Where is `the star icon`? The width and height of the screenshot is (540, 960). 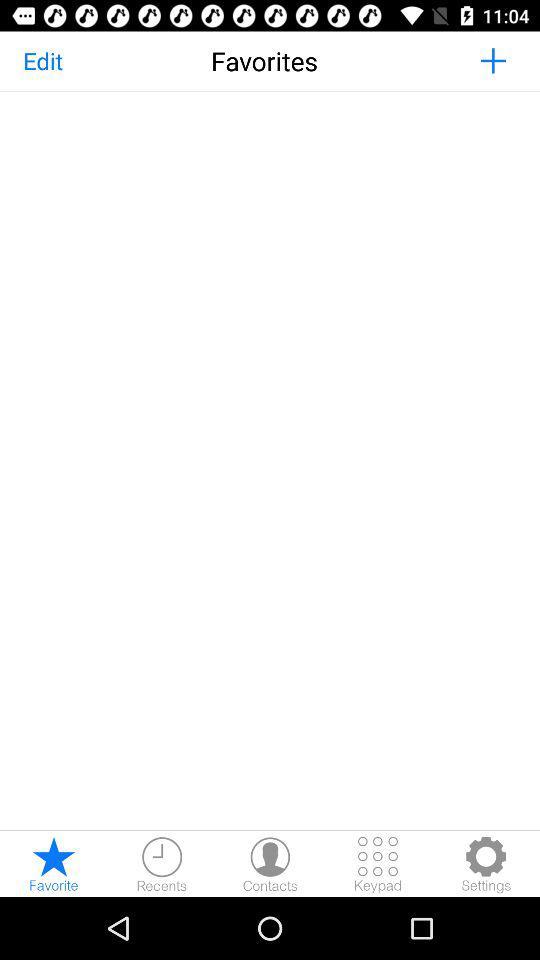
the star icon is located at coordinates (54, 863).